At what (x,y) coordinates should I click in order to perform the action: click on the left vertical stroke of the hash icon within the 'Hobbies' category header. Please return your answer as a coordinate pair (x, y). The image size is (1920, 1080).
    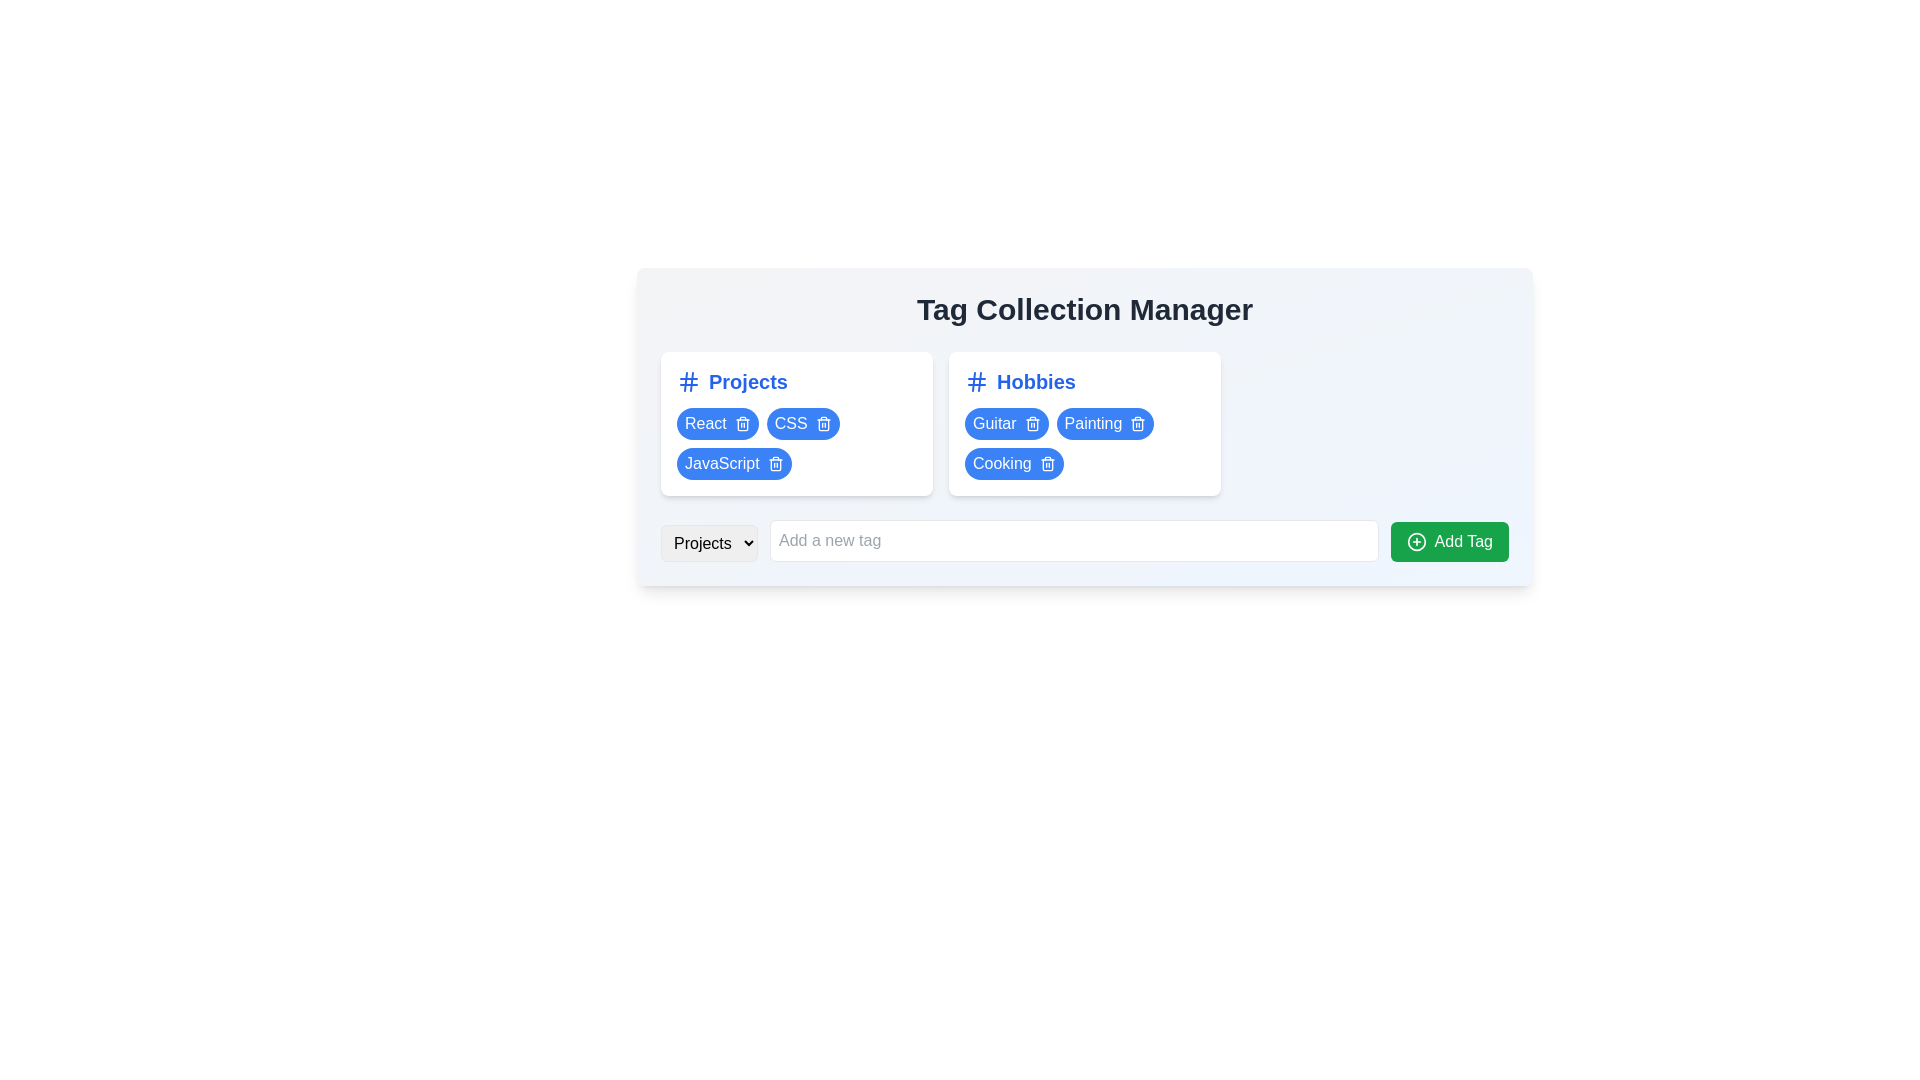
    Looking at the image, I should click on (974, 381).